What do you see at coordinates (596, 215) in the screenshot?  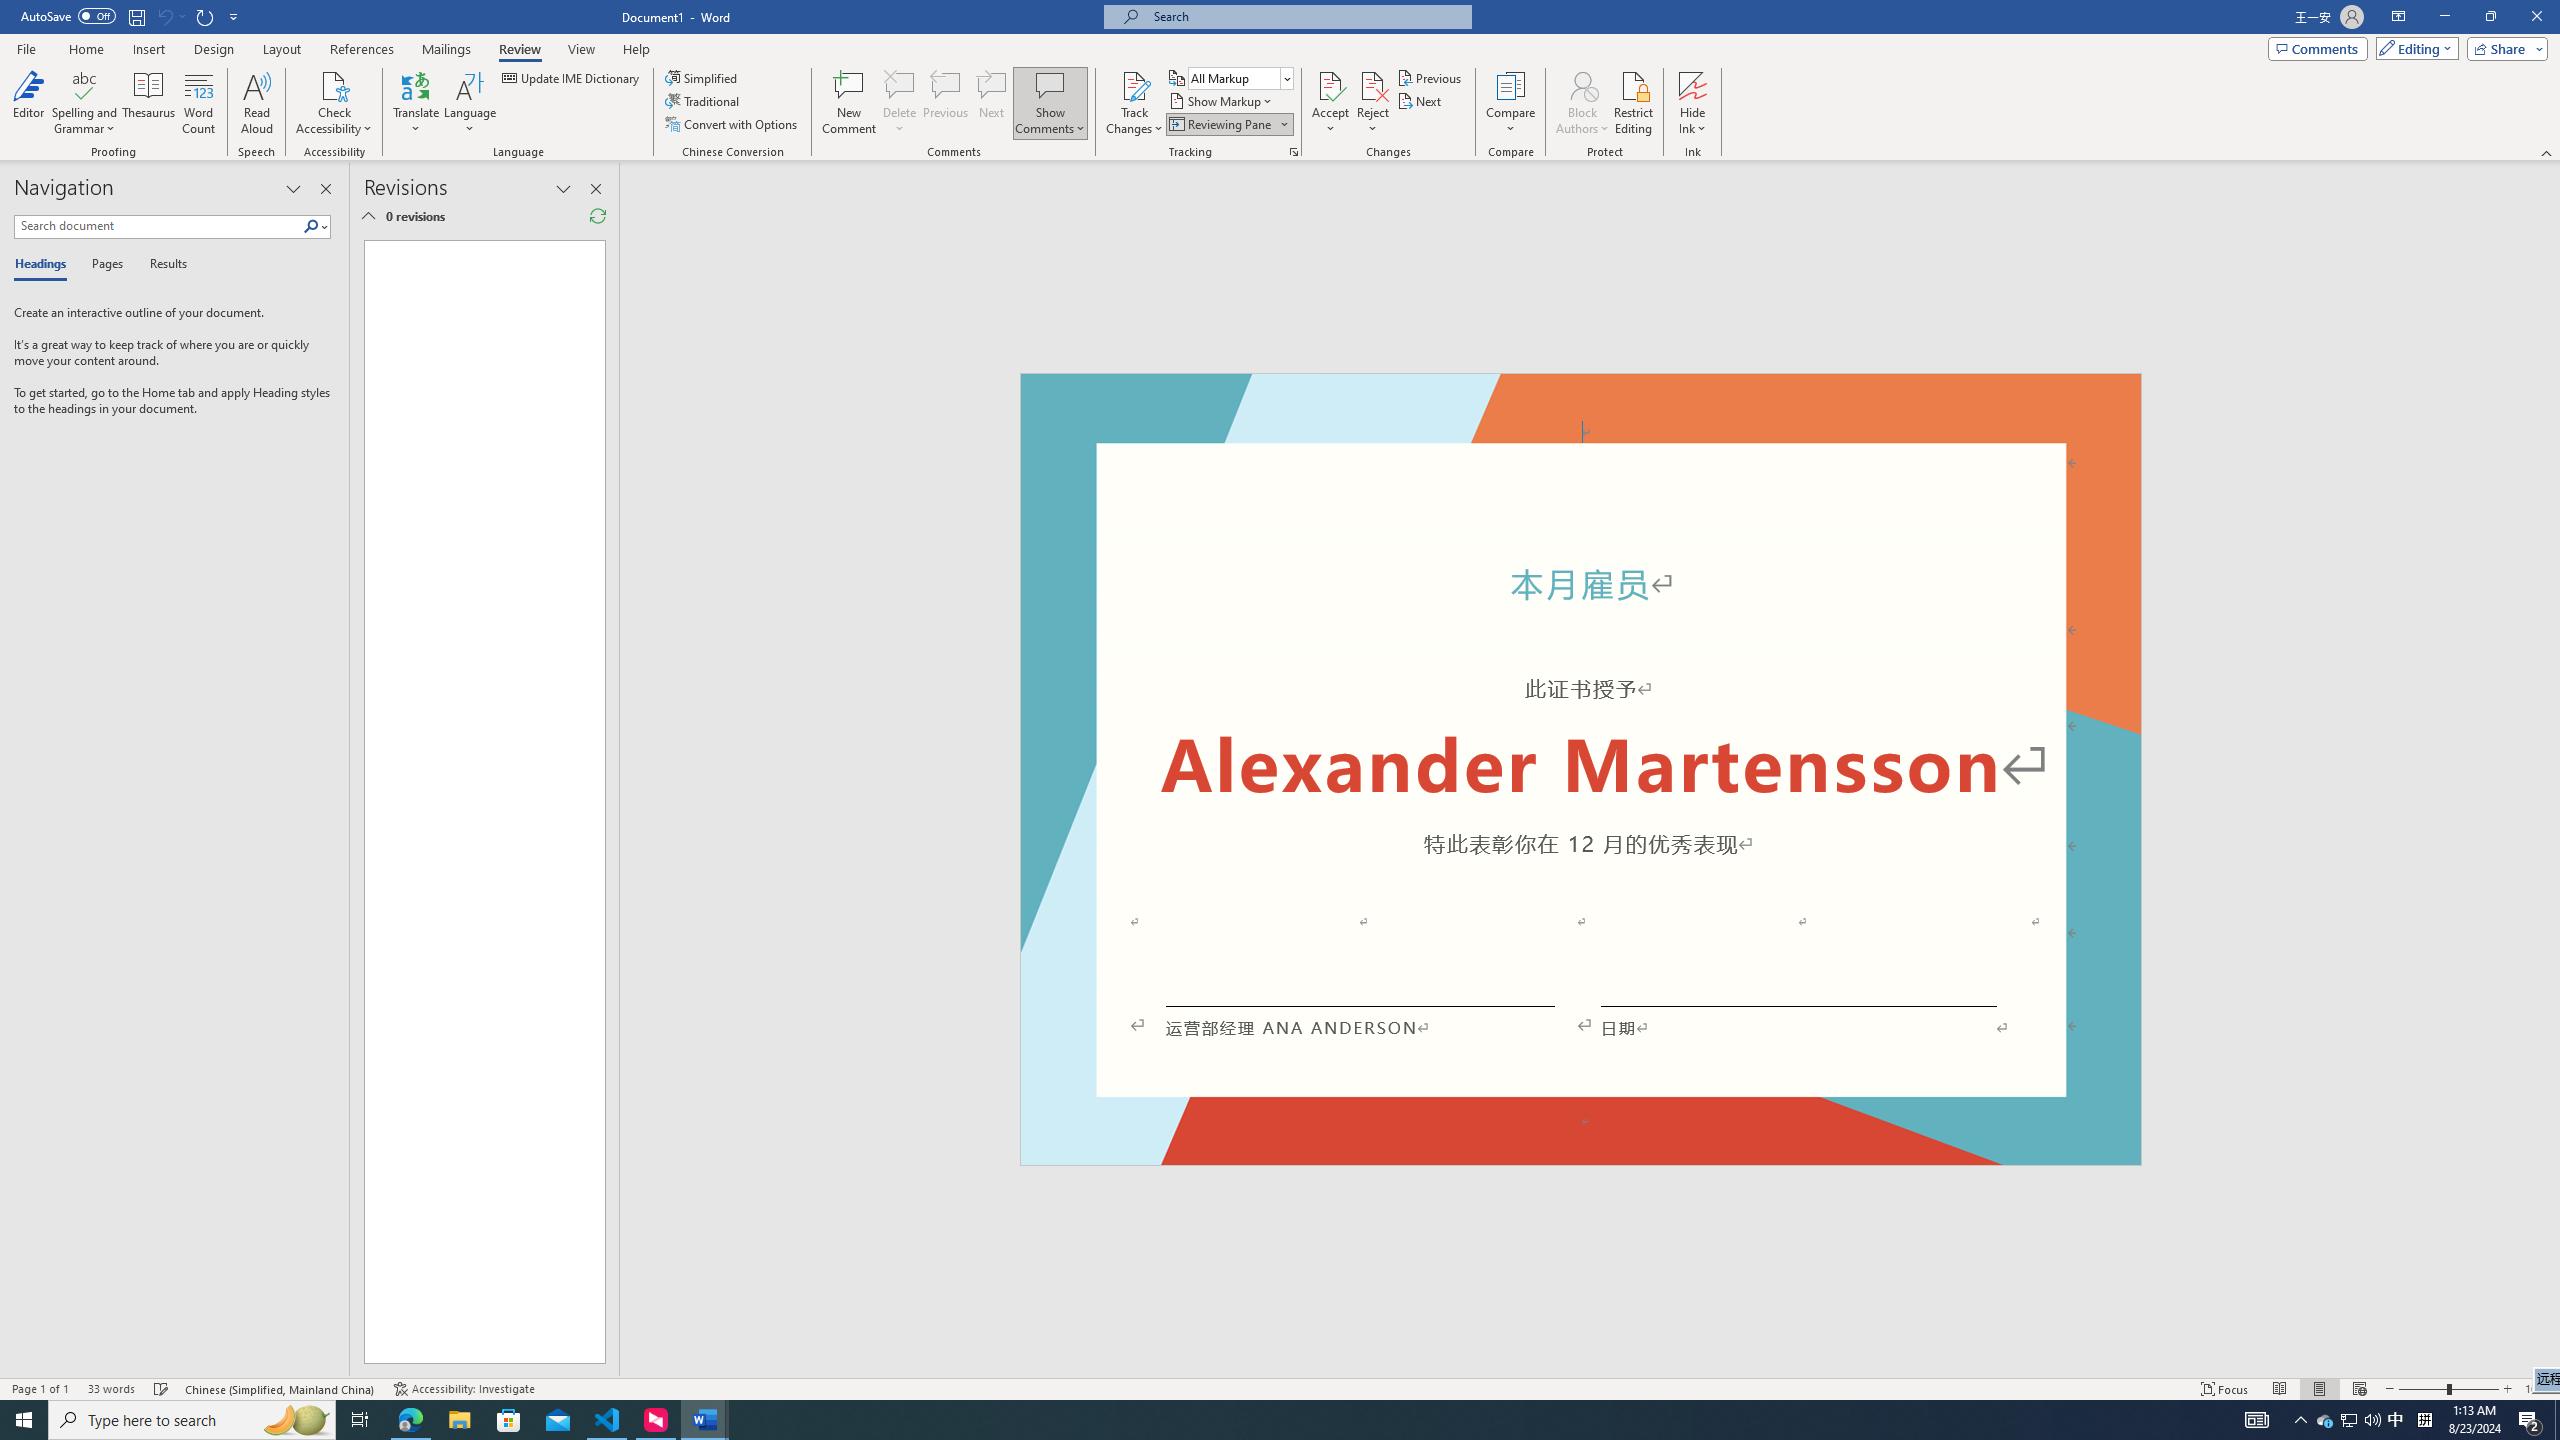 I see `'Refresh Reviewing Pane'` at bounding box center [596, 215].